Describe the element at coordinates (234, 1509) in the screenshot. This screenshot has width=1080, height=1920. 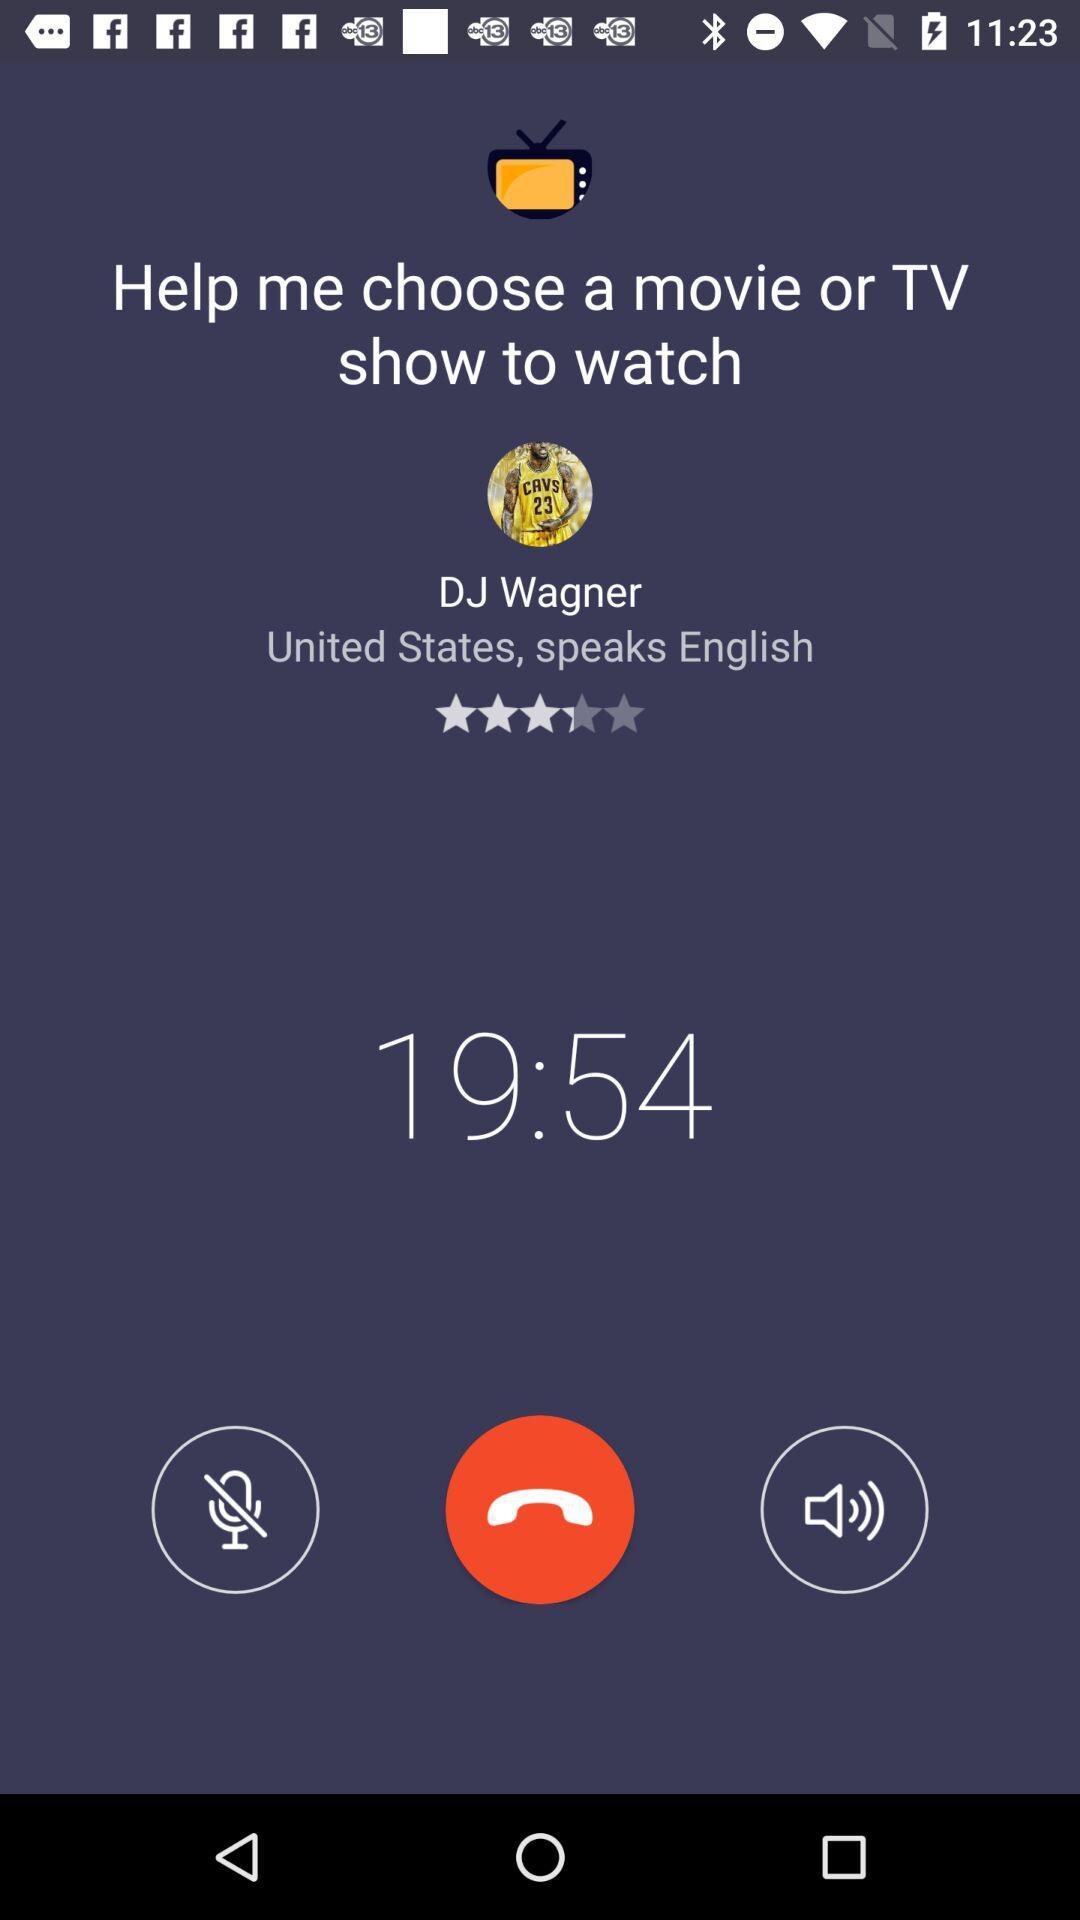
I see `mute desmute` at that location.